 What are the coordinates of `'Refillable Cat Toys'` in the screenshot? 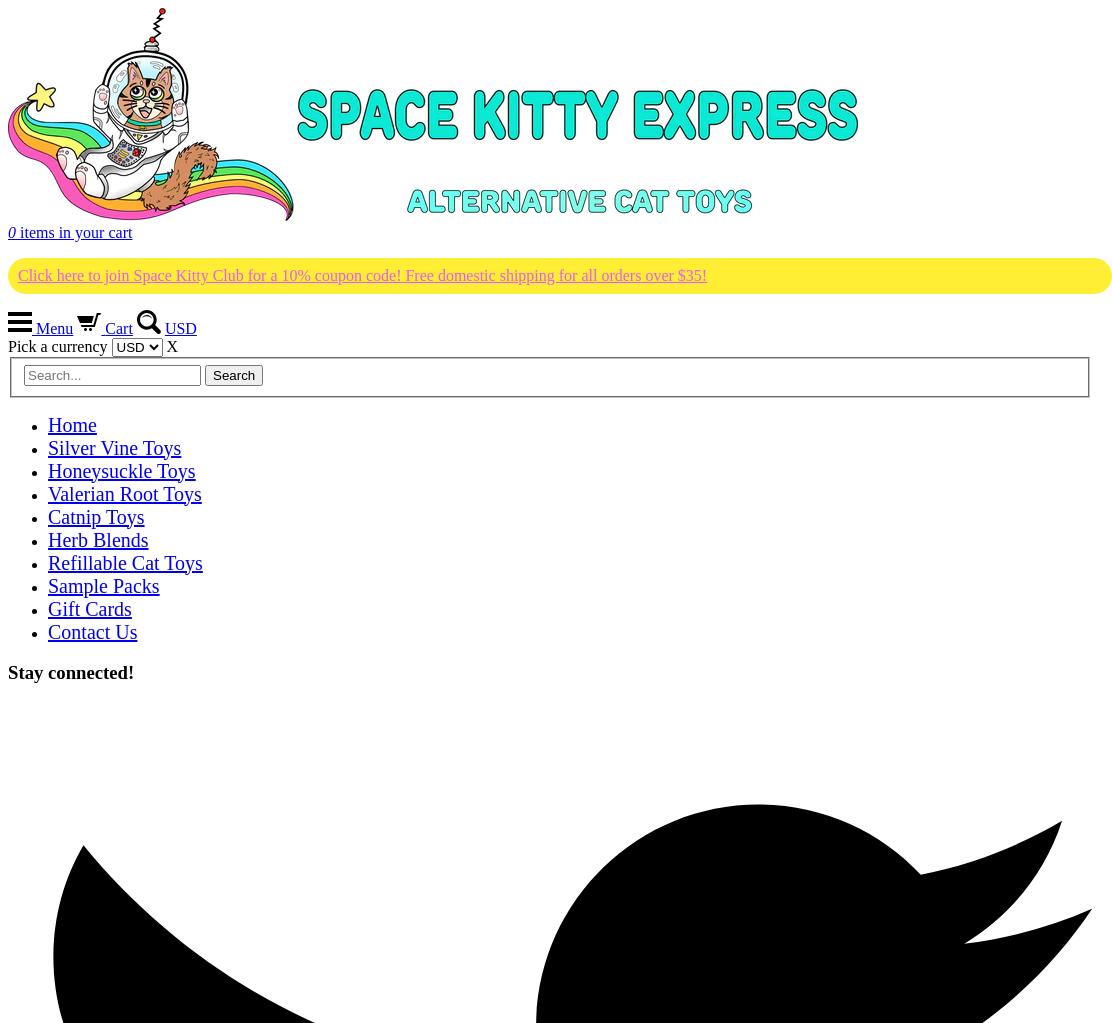 It's located at (123, 562).